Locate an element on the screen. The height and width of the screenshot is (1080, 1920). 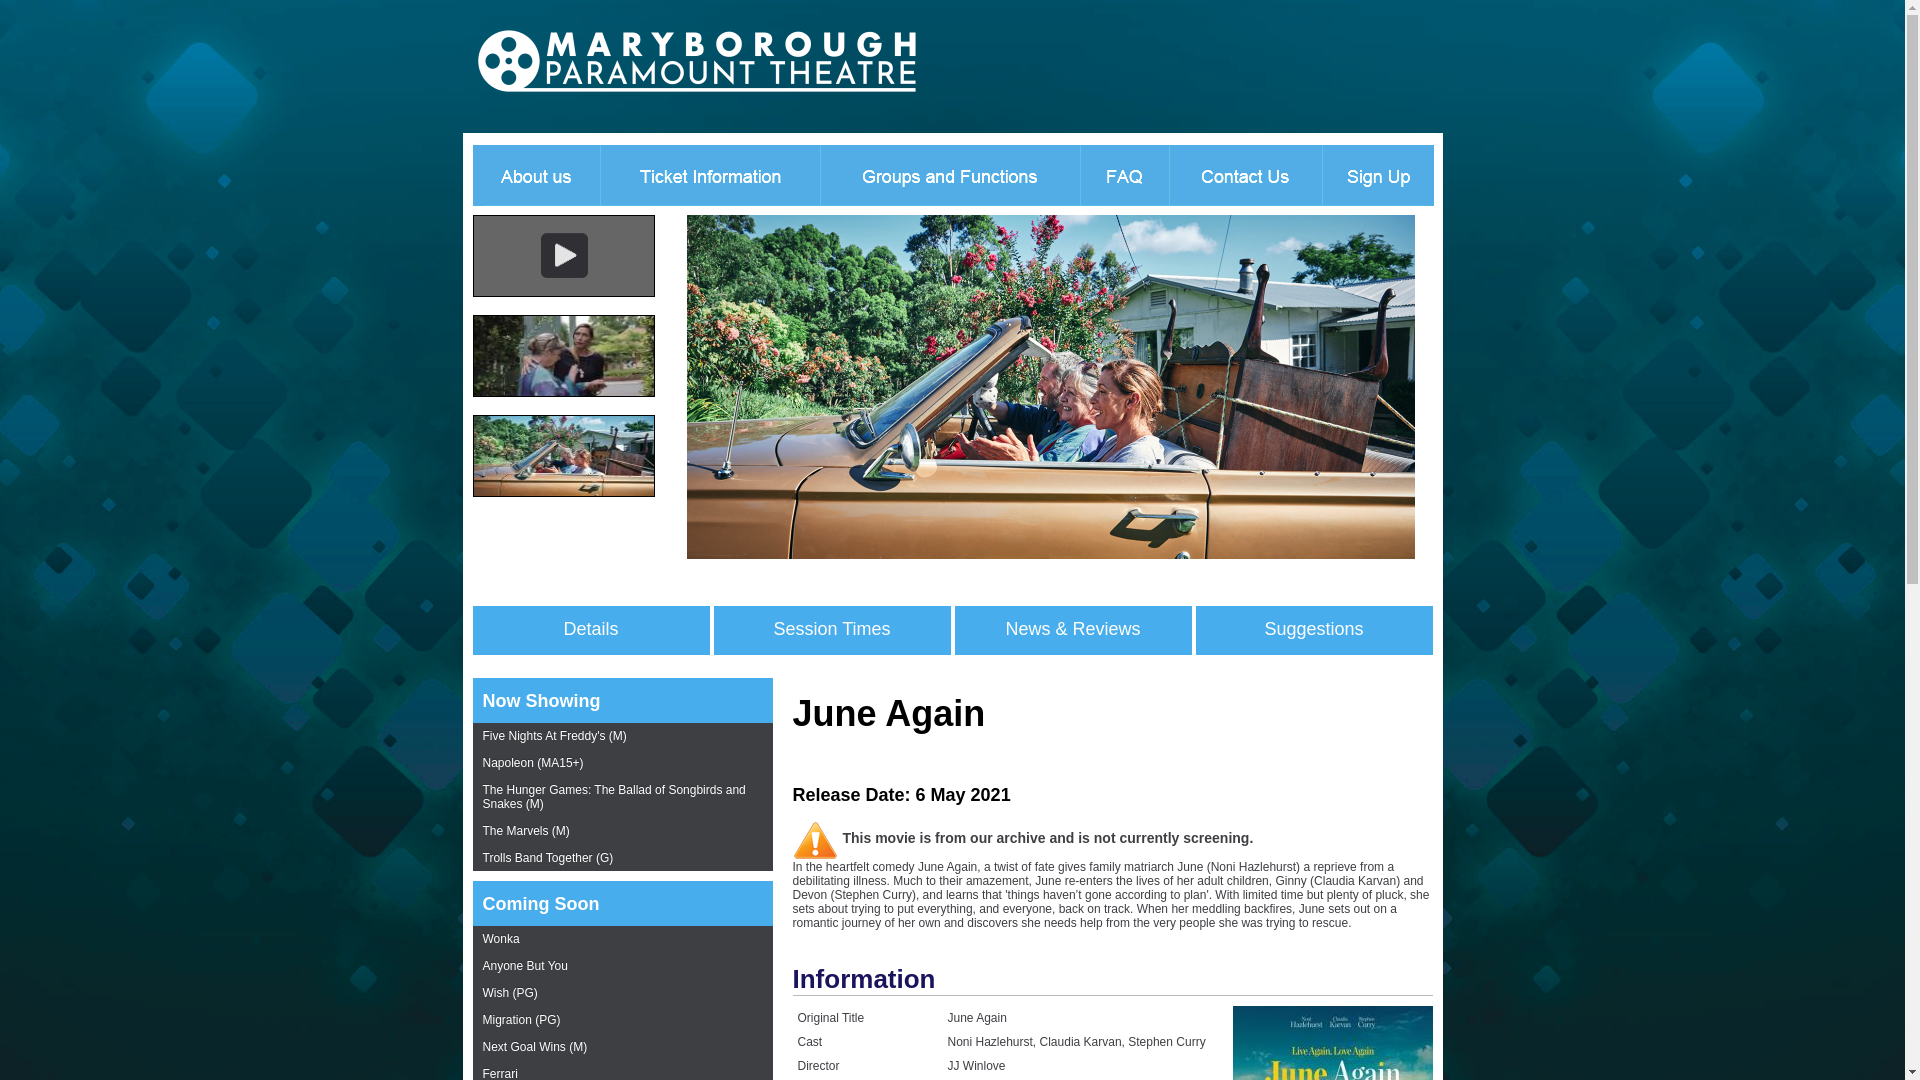
'FAQ' is located at coordinates (1124, 172).